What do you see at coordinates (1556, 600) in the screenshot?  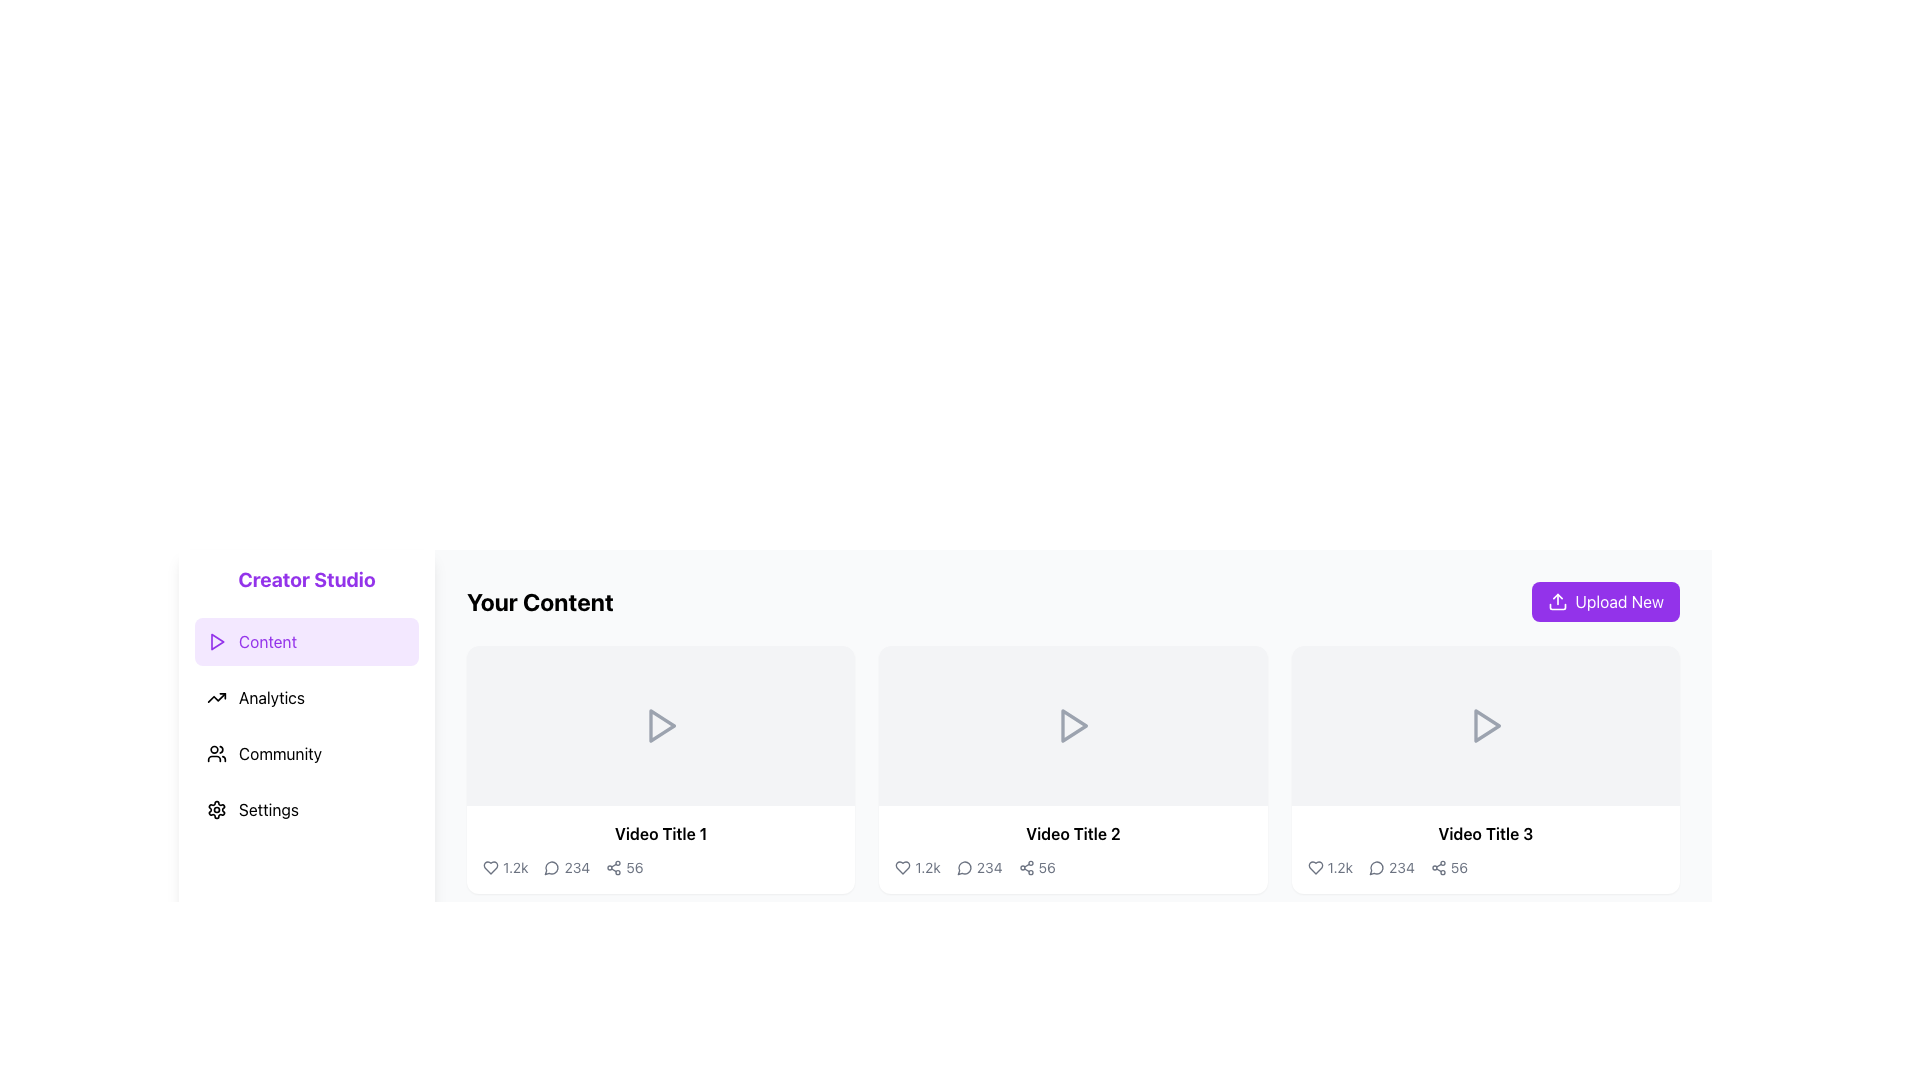 I see `the 'Upload New' button which contains the icon indicating the functionality of uploading or adding new content` at bounding box center [1556, 600].